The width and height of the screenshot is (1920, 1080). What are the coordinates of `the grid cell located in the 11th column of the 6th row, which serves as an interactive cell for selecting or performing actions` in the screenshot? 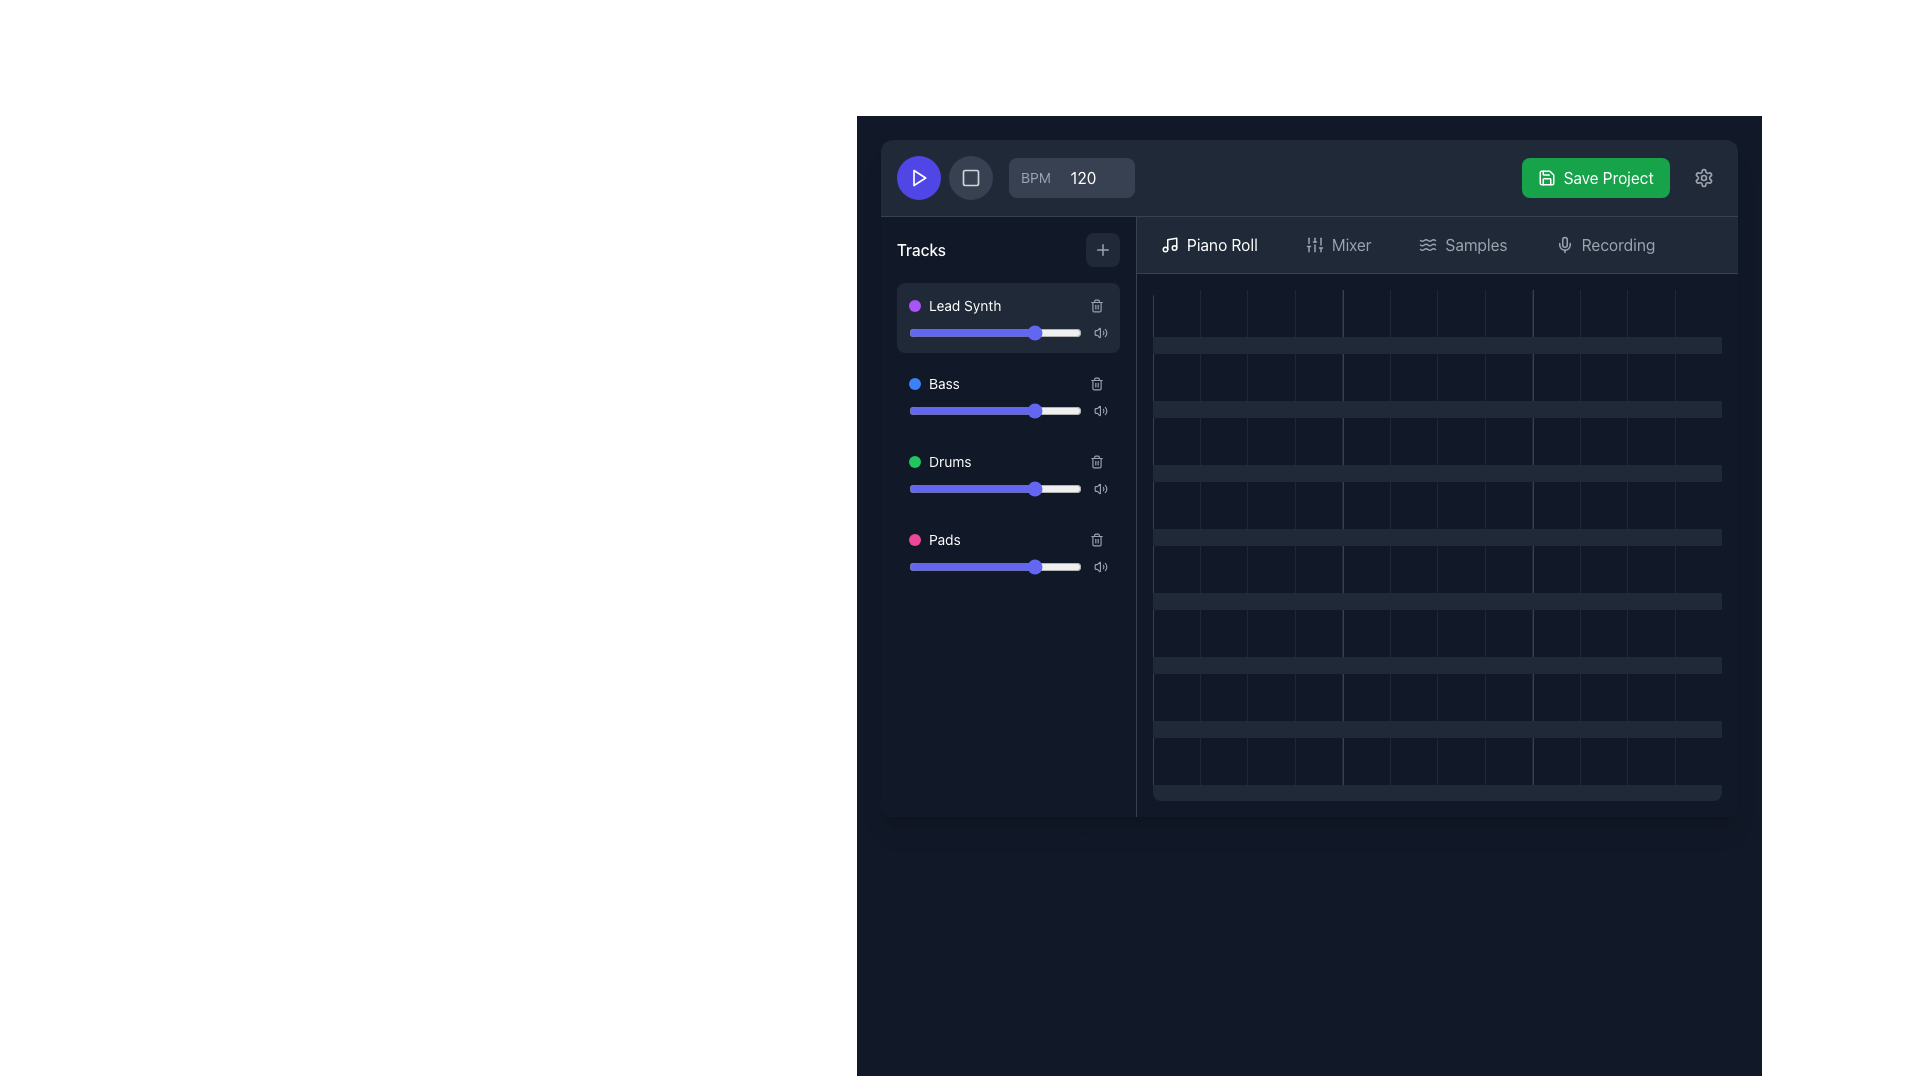 It's located at (1603, 696).